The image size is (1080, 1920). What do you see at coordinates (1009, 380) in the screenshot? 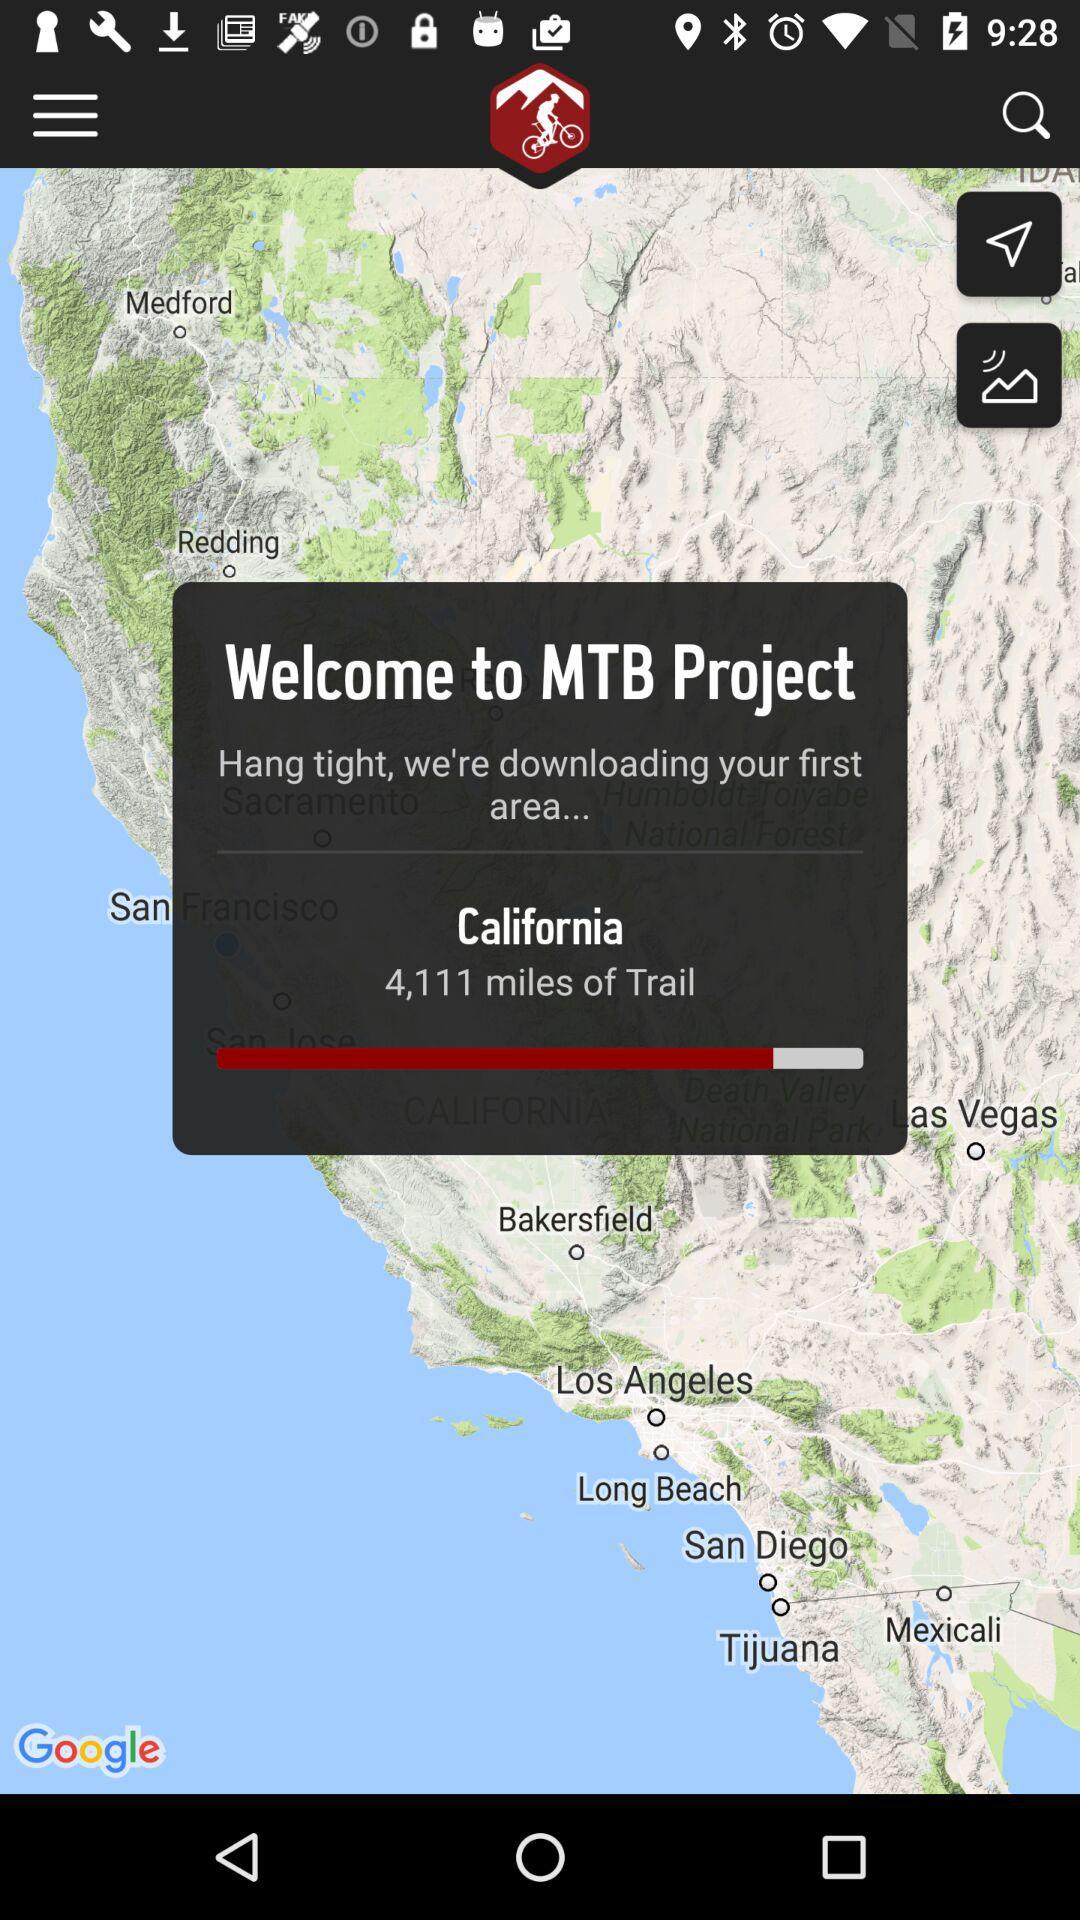
I see `the wallpaper icon` at bounding box center [1009, 380].